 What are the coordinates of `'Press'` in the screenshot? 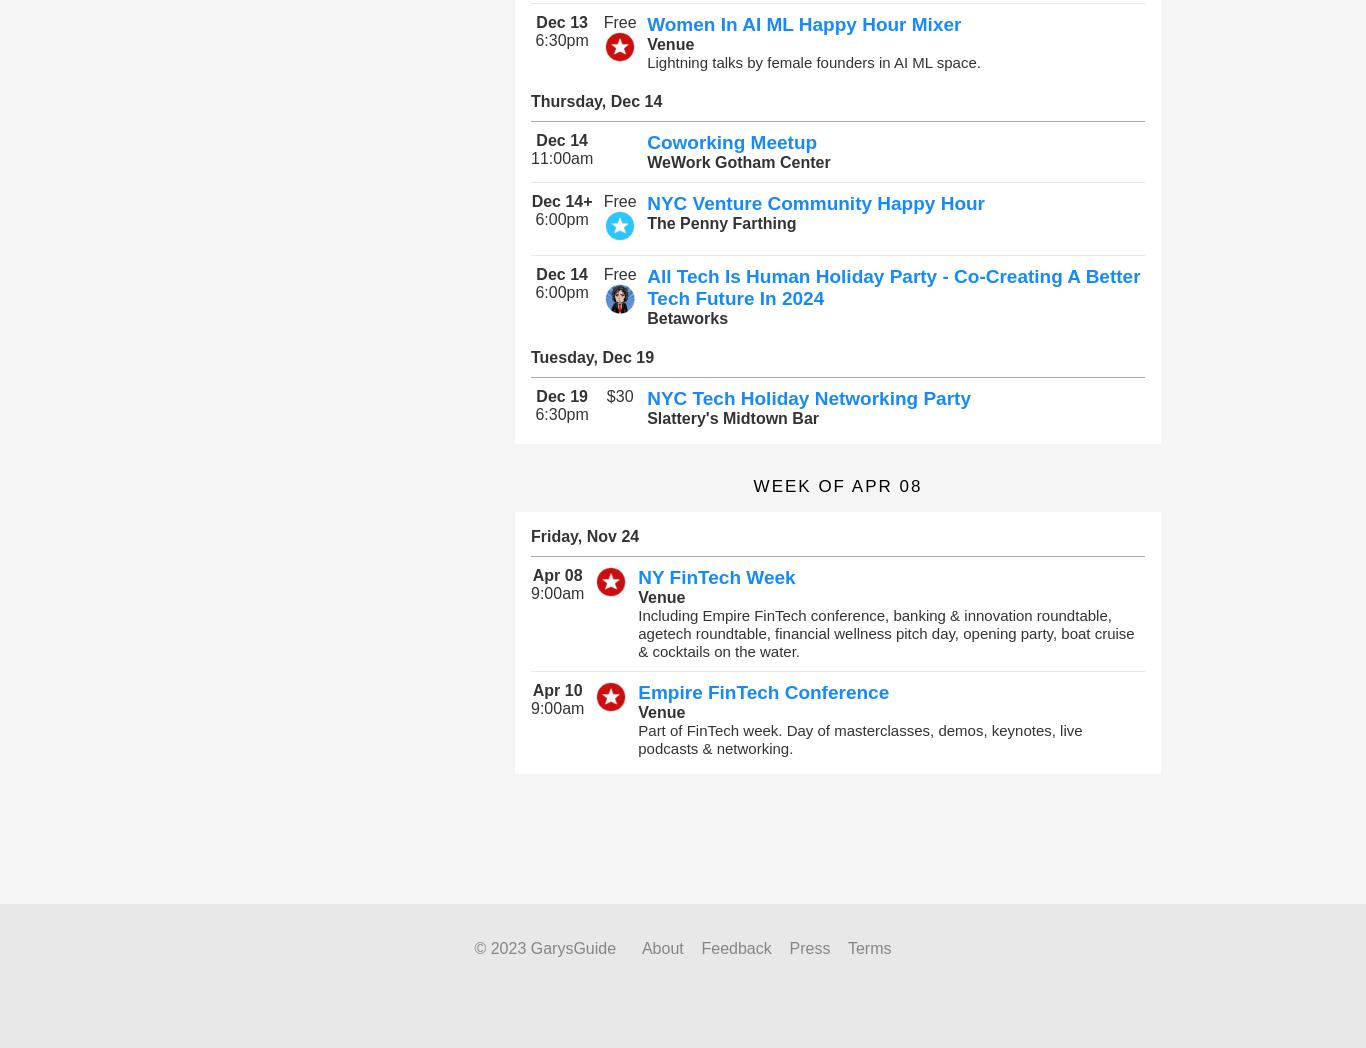 It's located at (808, 948).